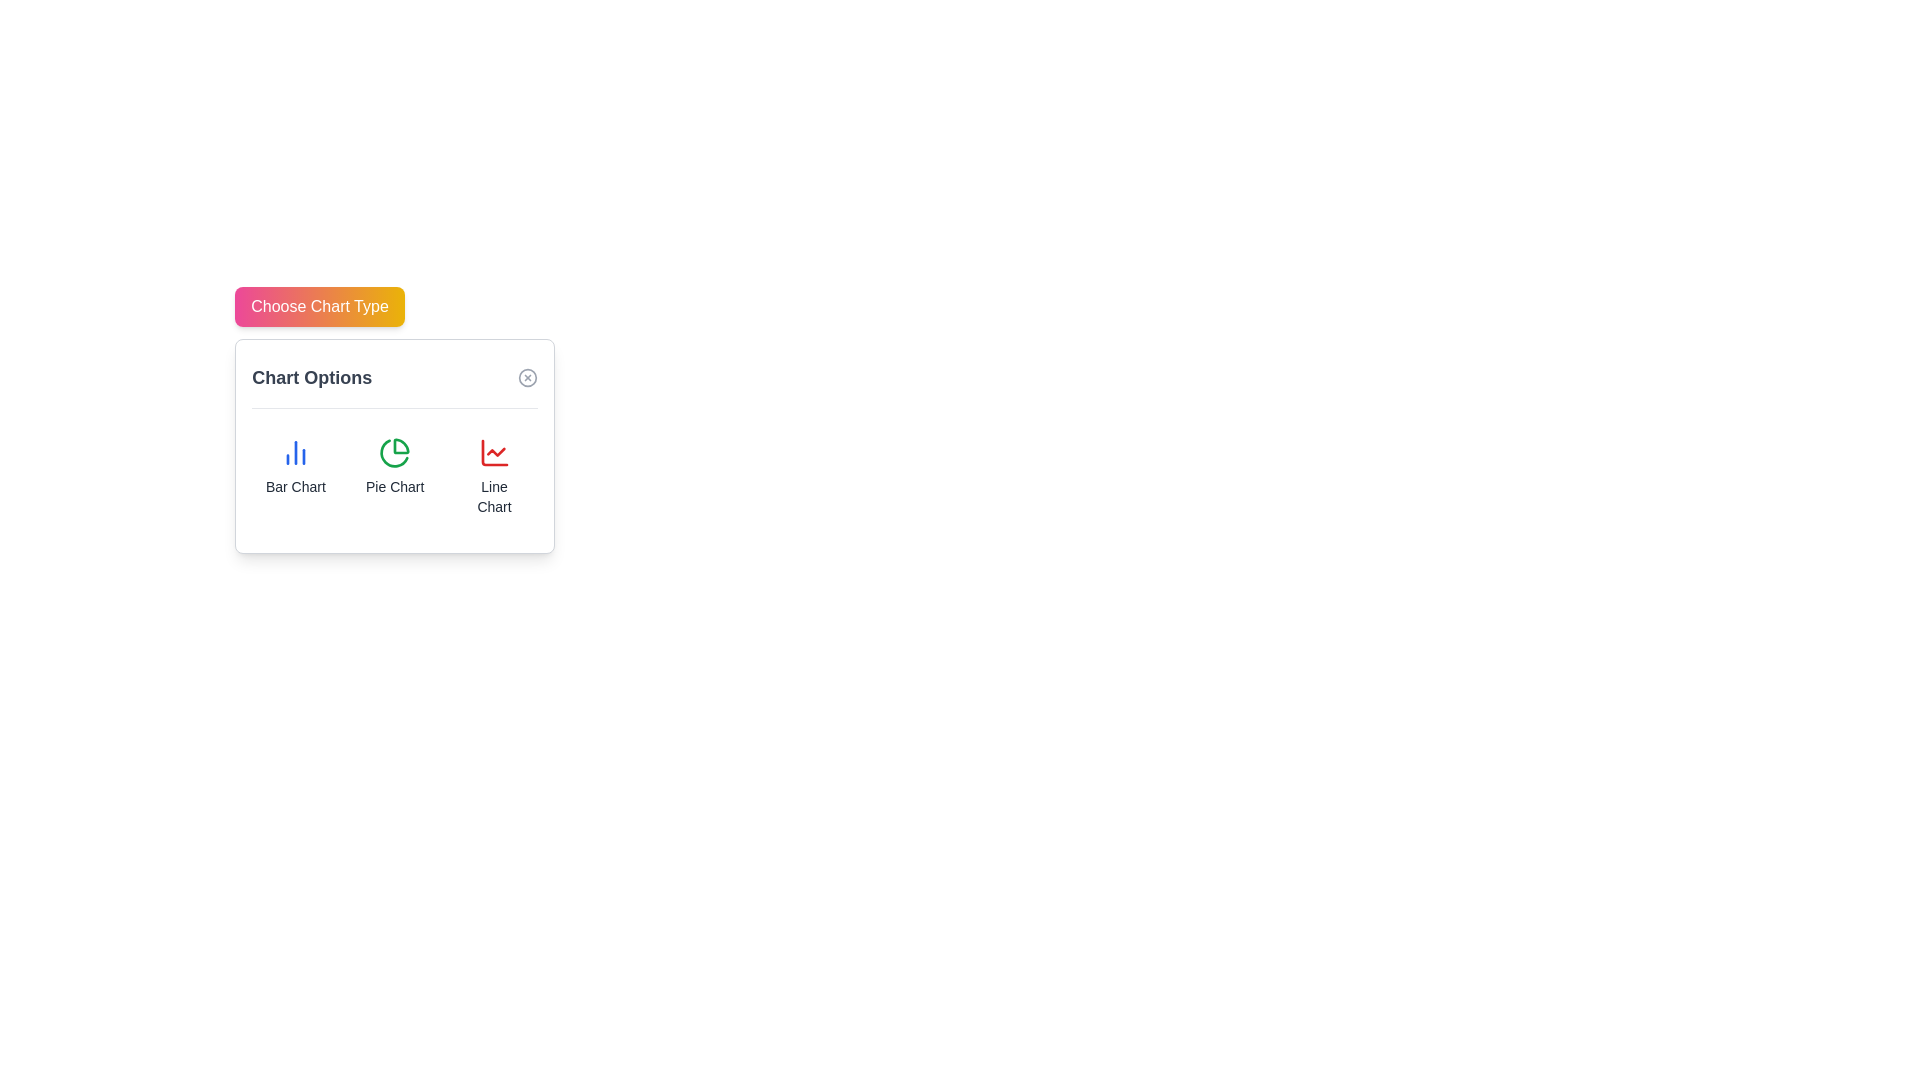 This screenshot has height=1080, width=1920. Describe the element at coordinates (395, 477) in the screenshot. I see `the 'Pie Chart' button, which features a green pie chart icon and the label 'Pie Chart' below it, centrally aligned in the card labeled 'Chart Options'` at that location.